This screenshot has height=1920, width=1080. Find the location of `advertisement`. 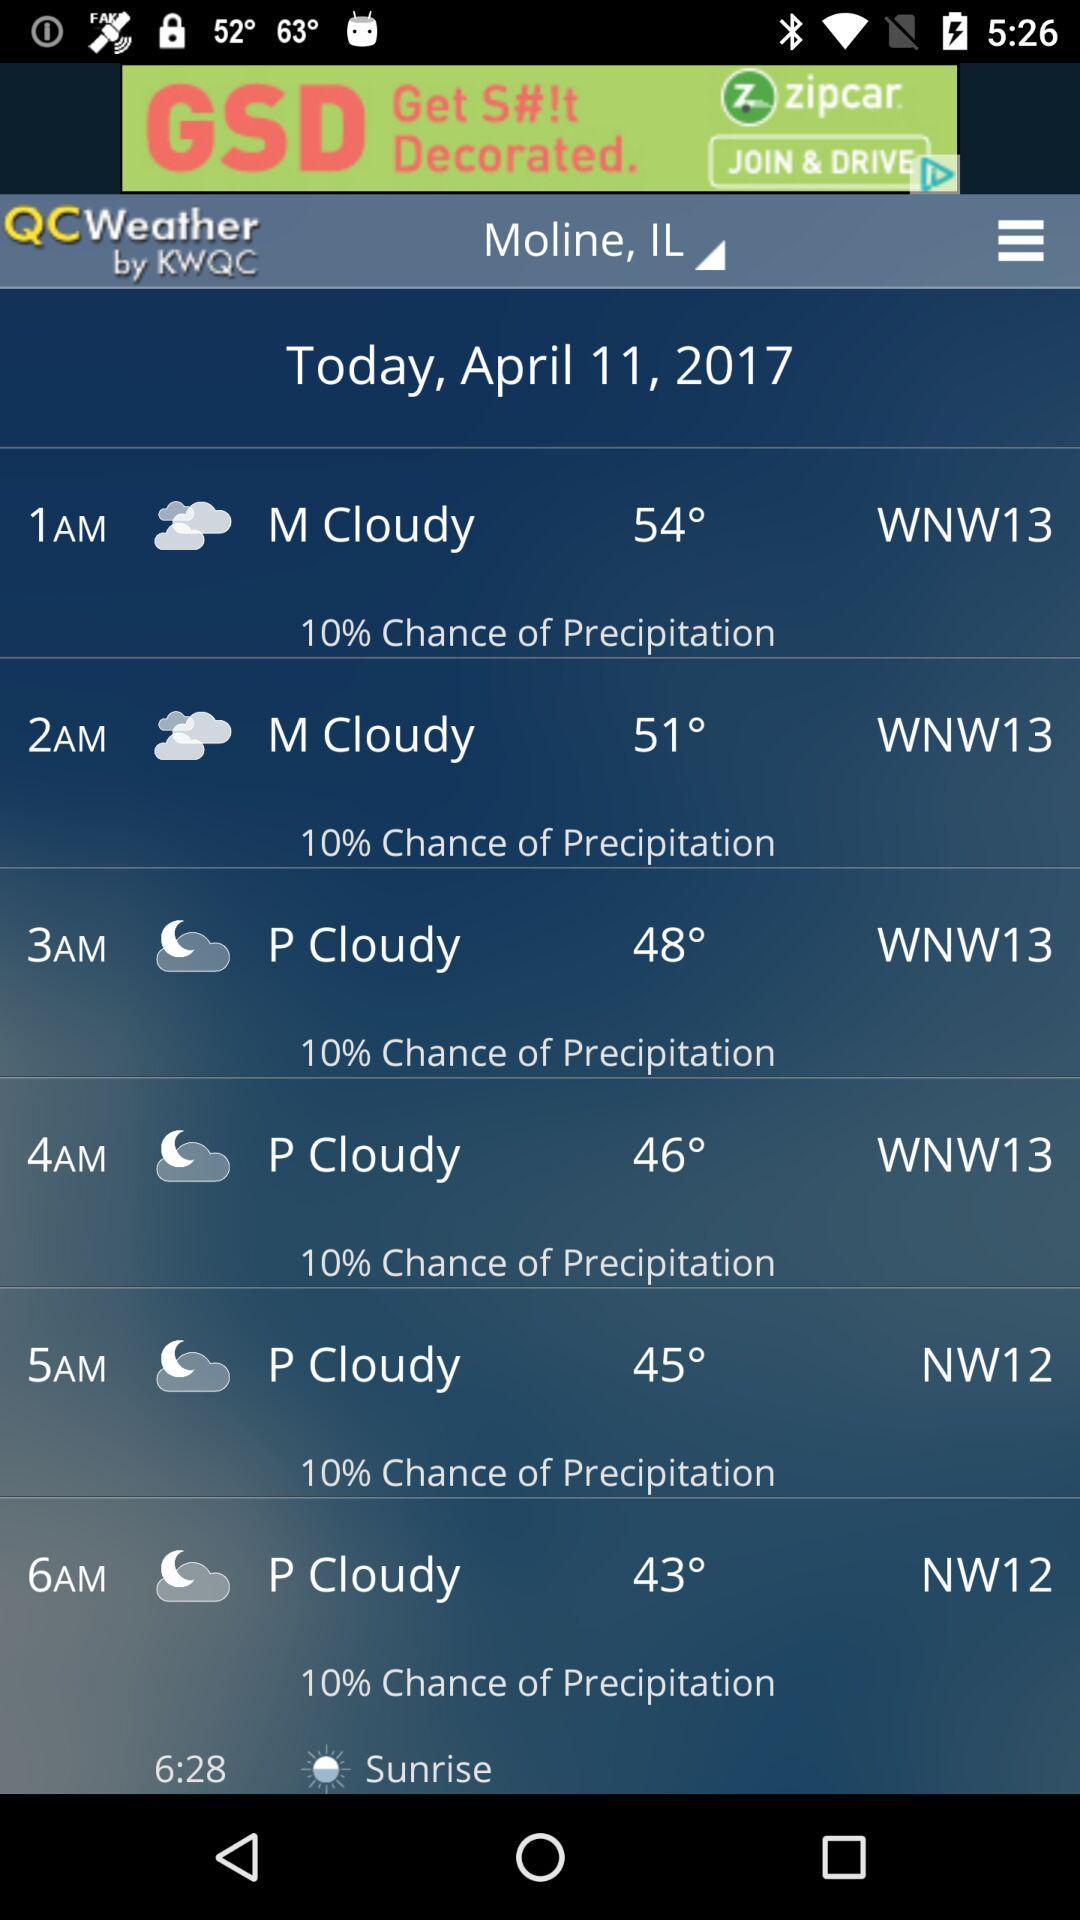

advertisement is located at coordinates (540, 127).